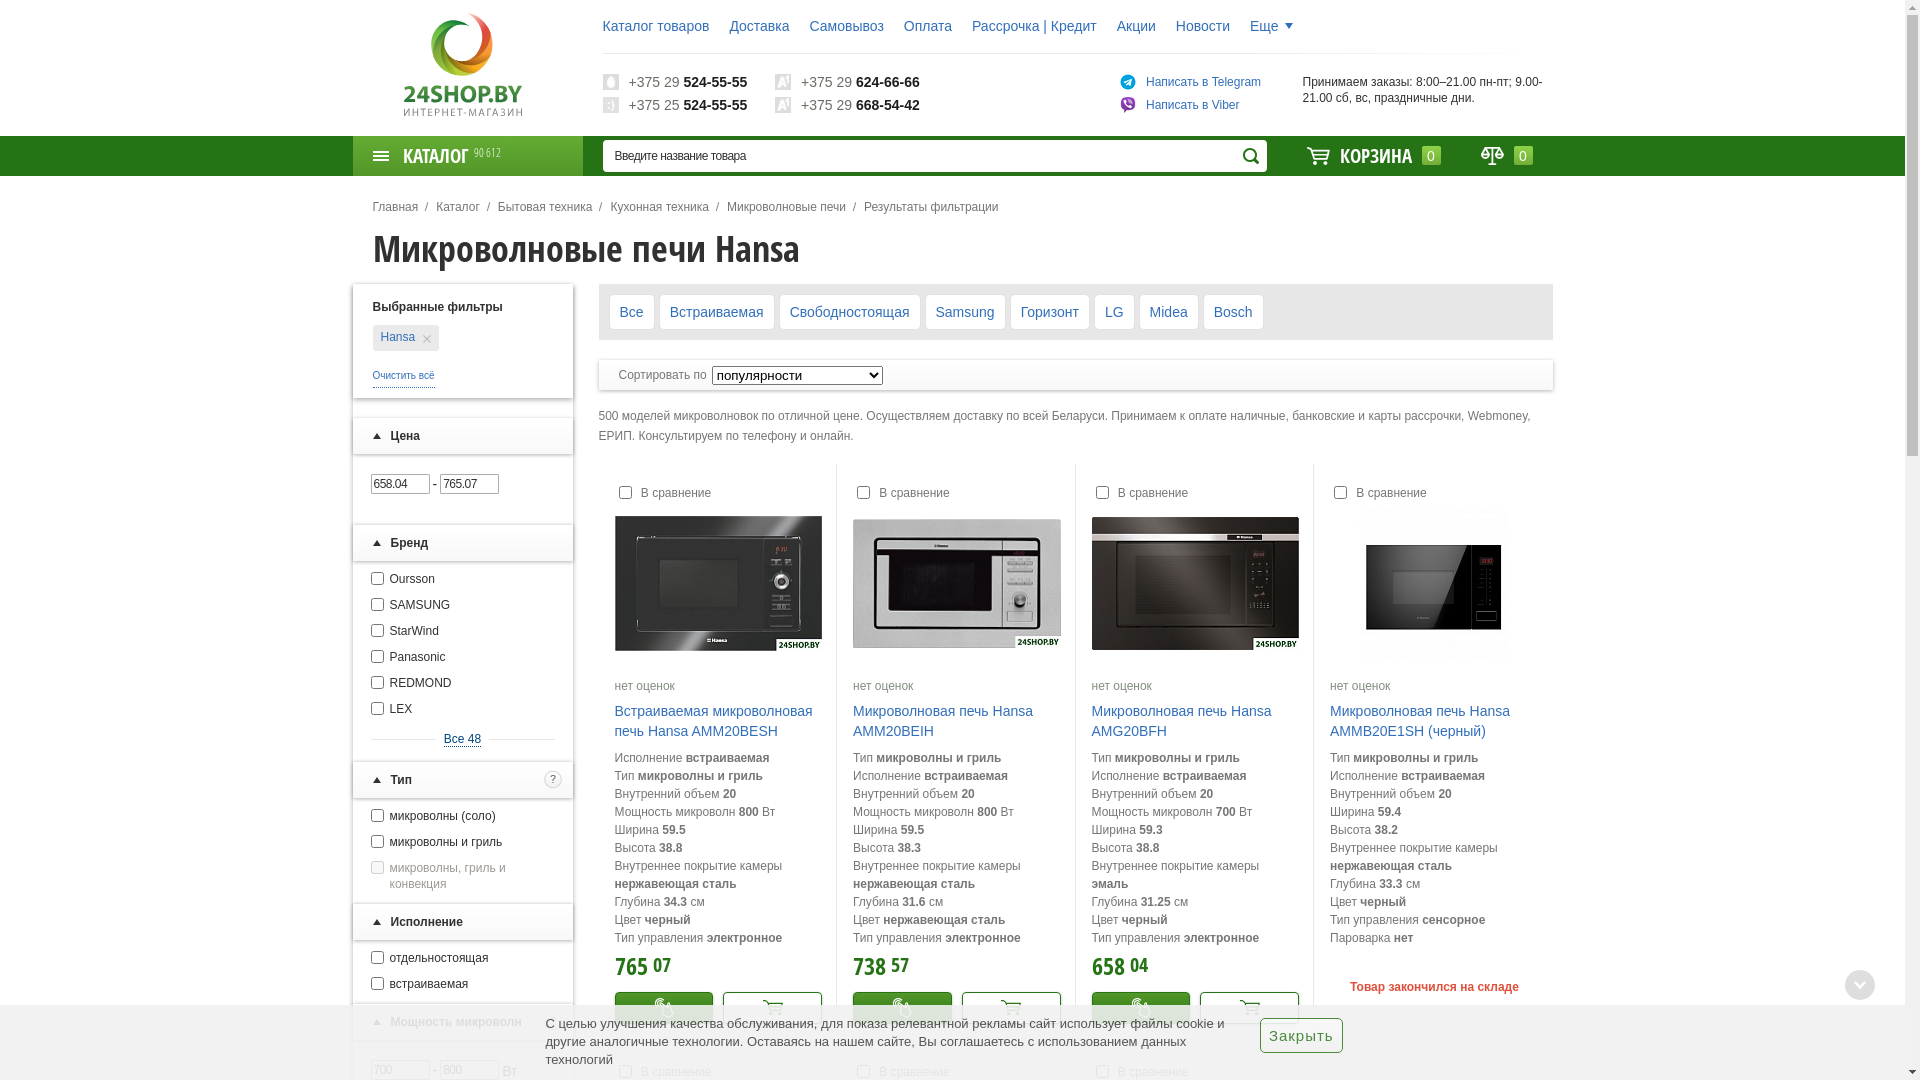 This screenshot has height=1080, width=1920. I want to click on 'LG', so click(1113, 312).